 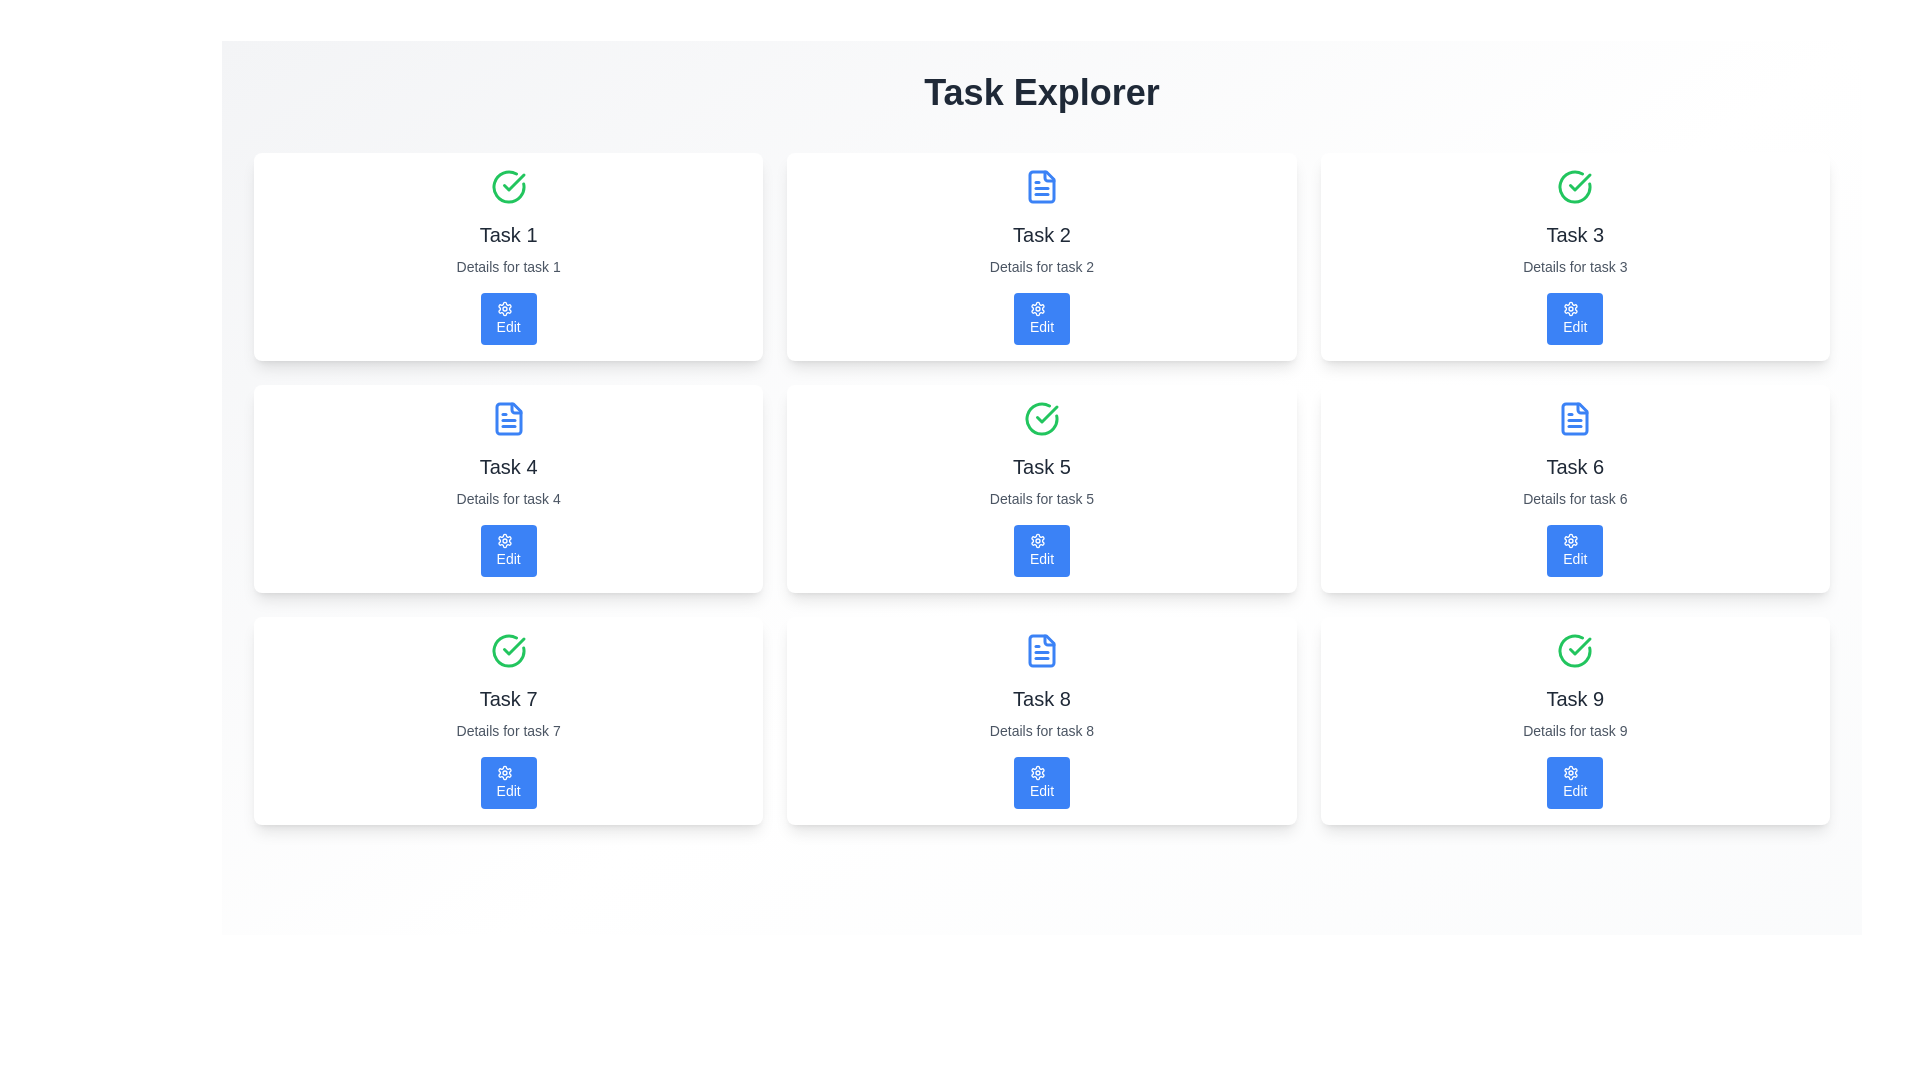 What do you see at coordinates (1040, 186) in the screenshot?
I see `the SVG icon representing 'Task 2'` at bounding box center [1040, 186].